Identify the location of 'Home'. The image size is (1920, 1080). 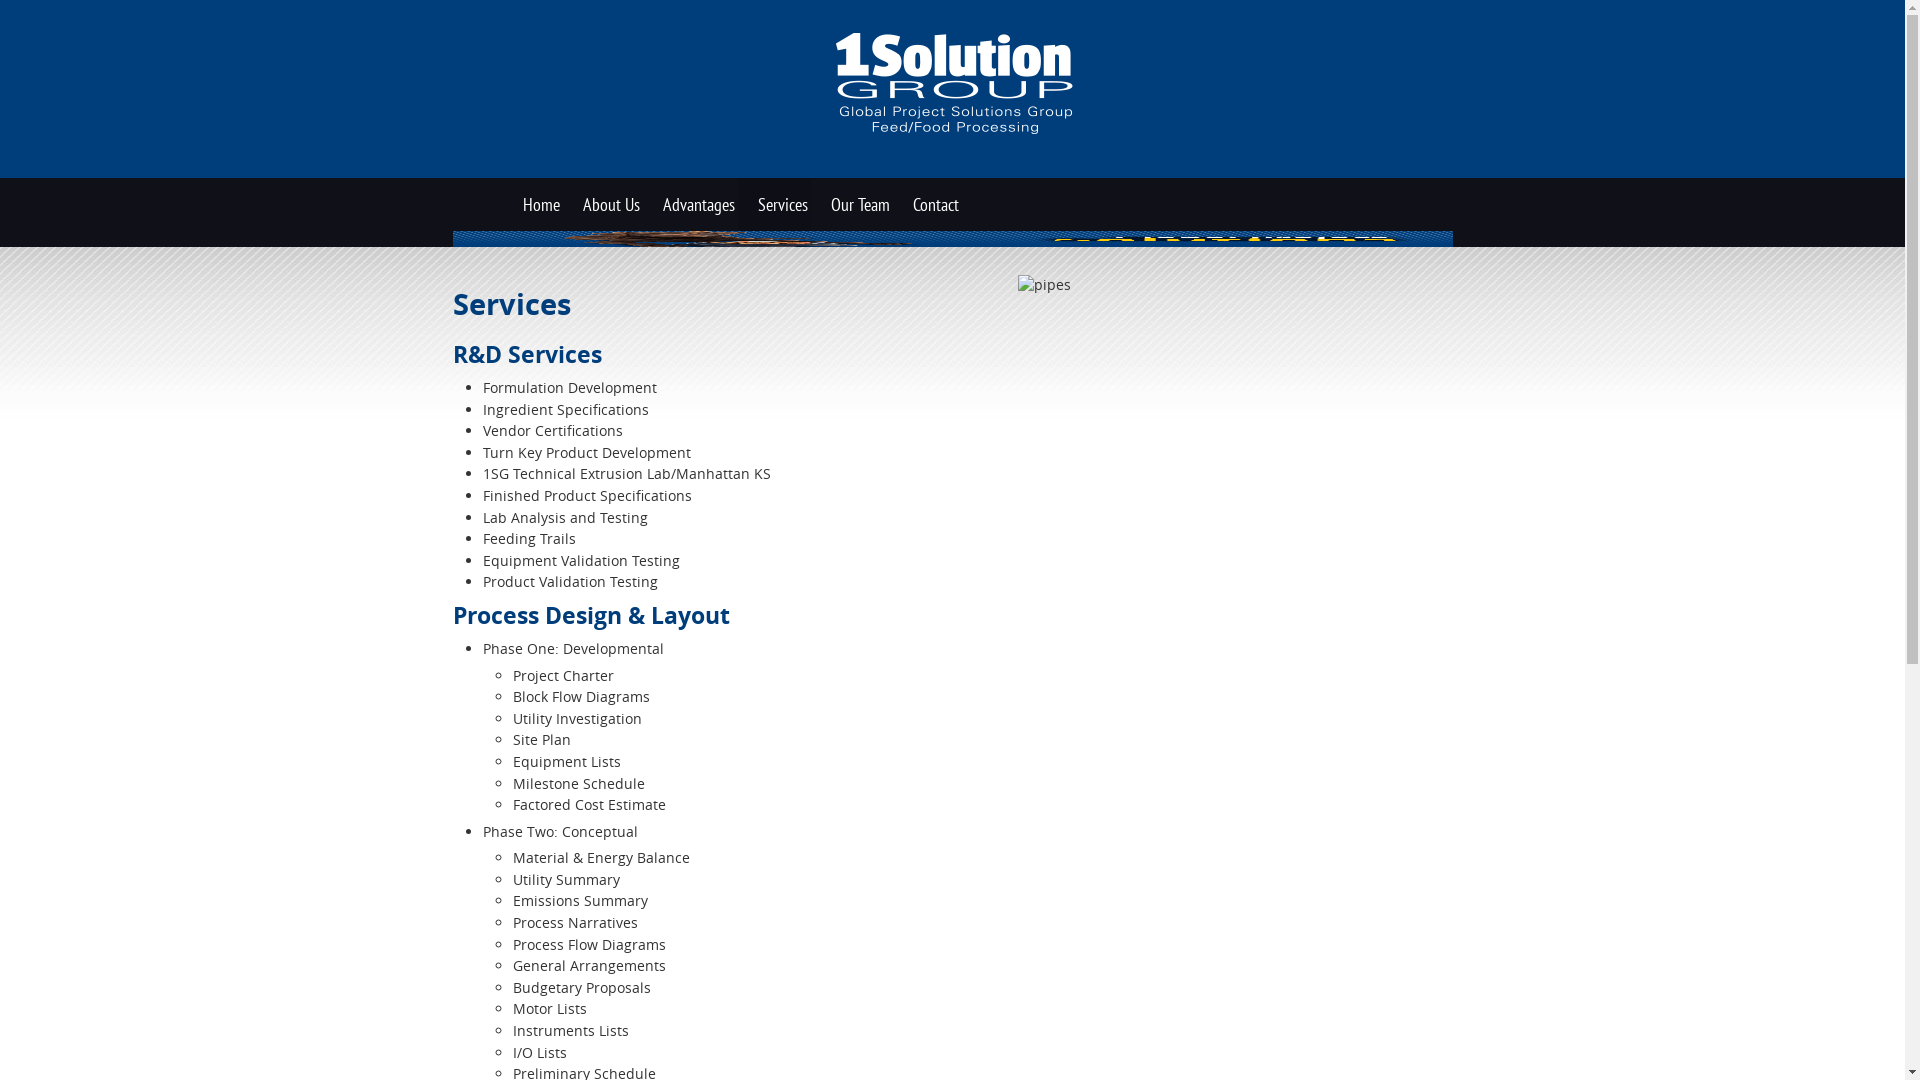
(532, 204).